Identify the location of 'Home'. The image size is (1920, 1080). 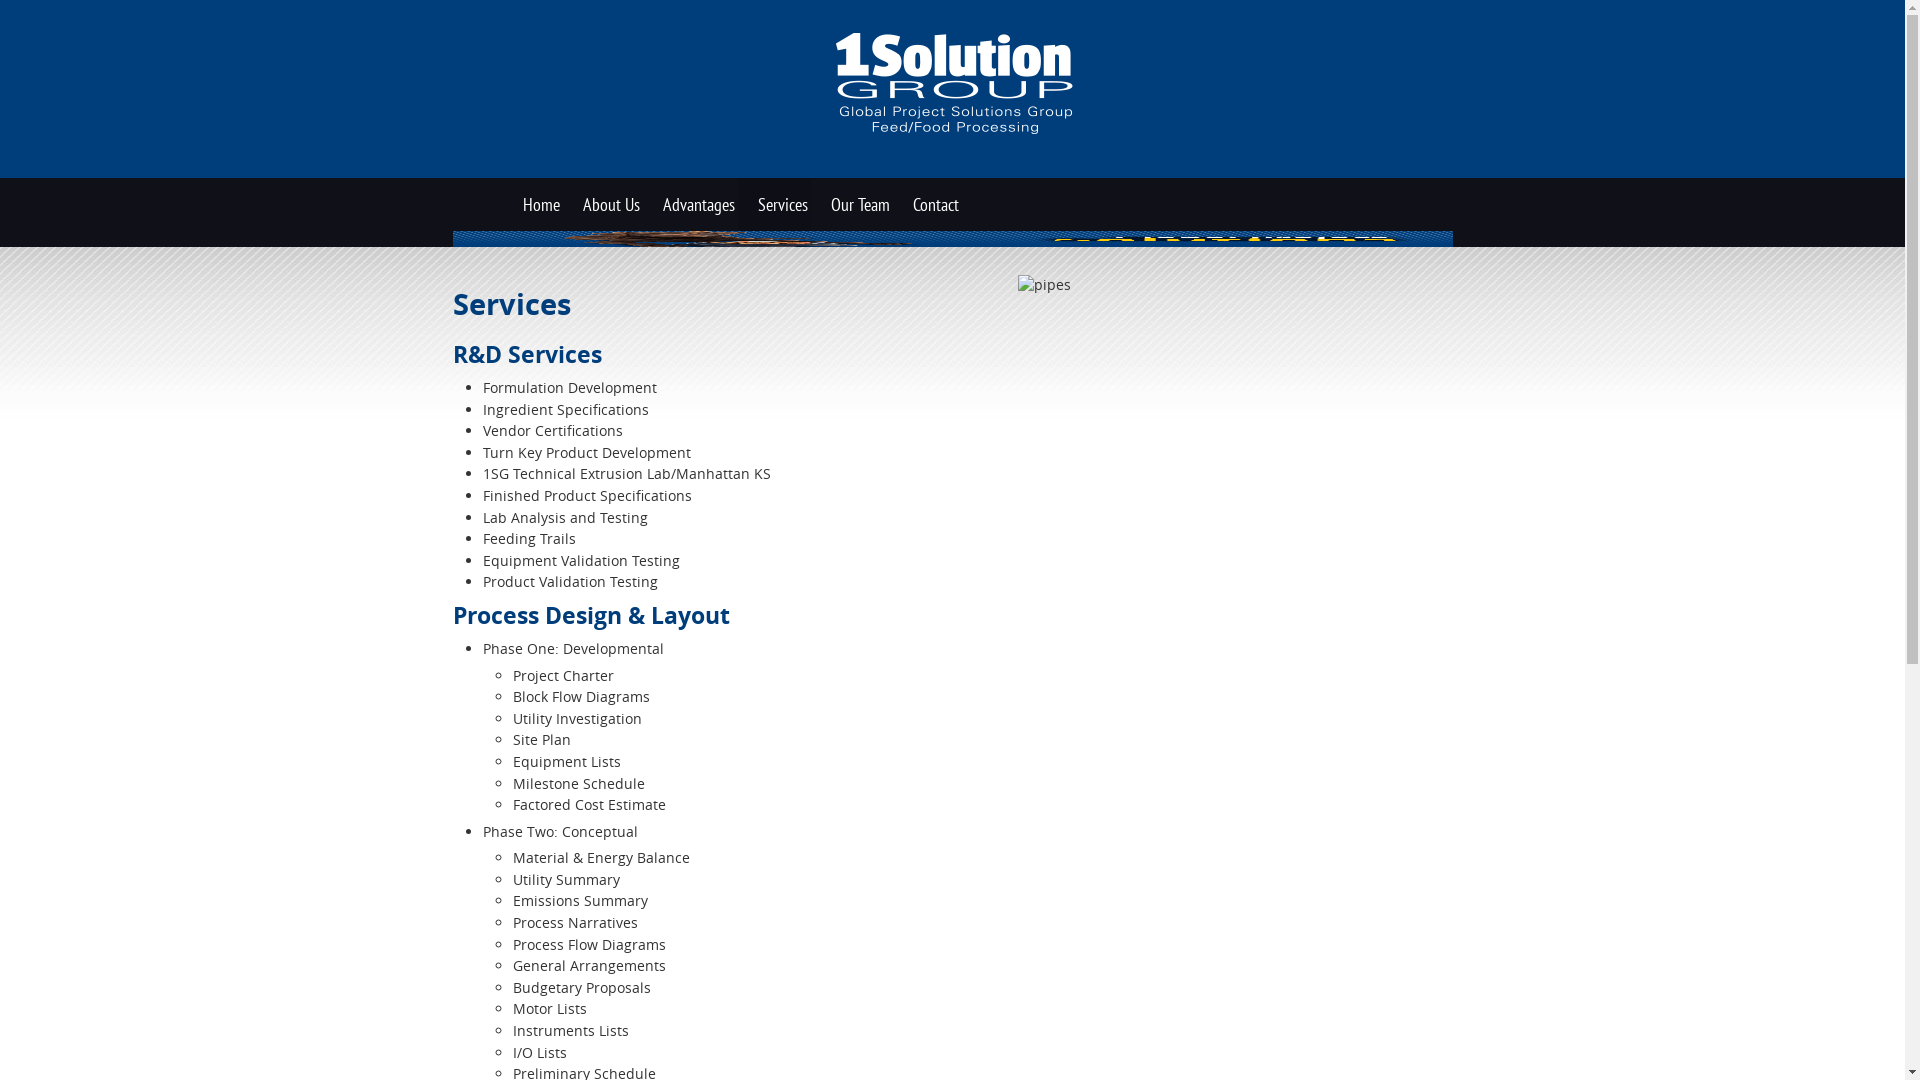
(532, 204).